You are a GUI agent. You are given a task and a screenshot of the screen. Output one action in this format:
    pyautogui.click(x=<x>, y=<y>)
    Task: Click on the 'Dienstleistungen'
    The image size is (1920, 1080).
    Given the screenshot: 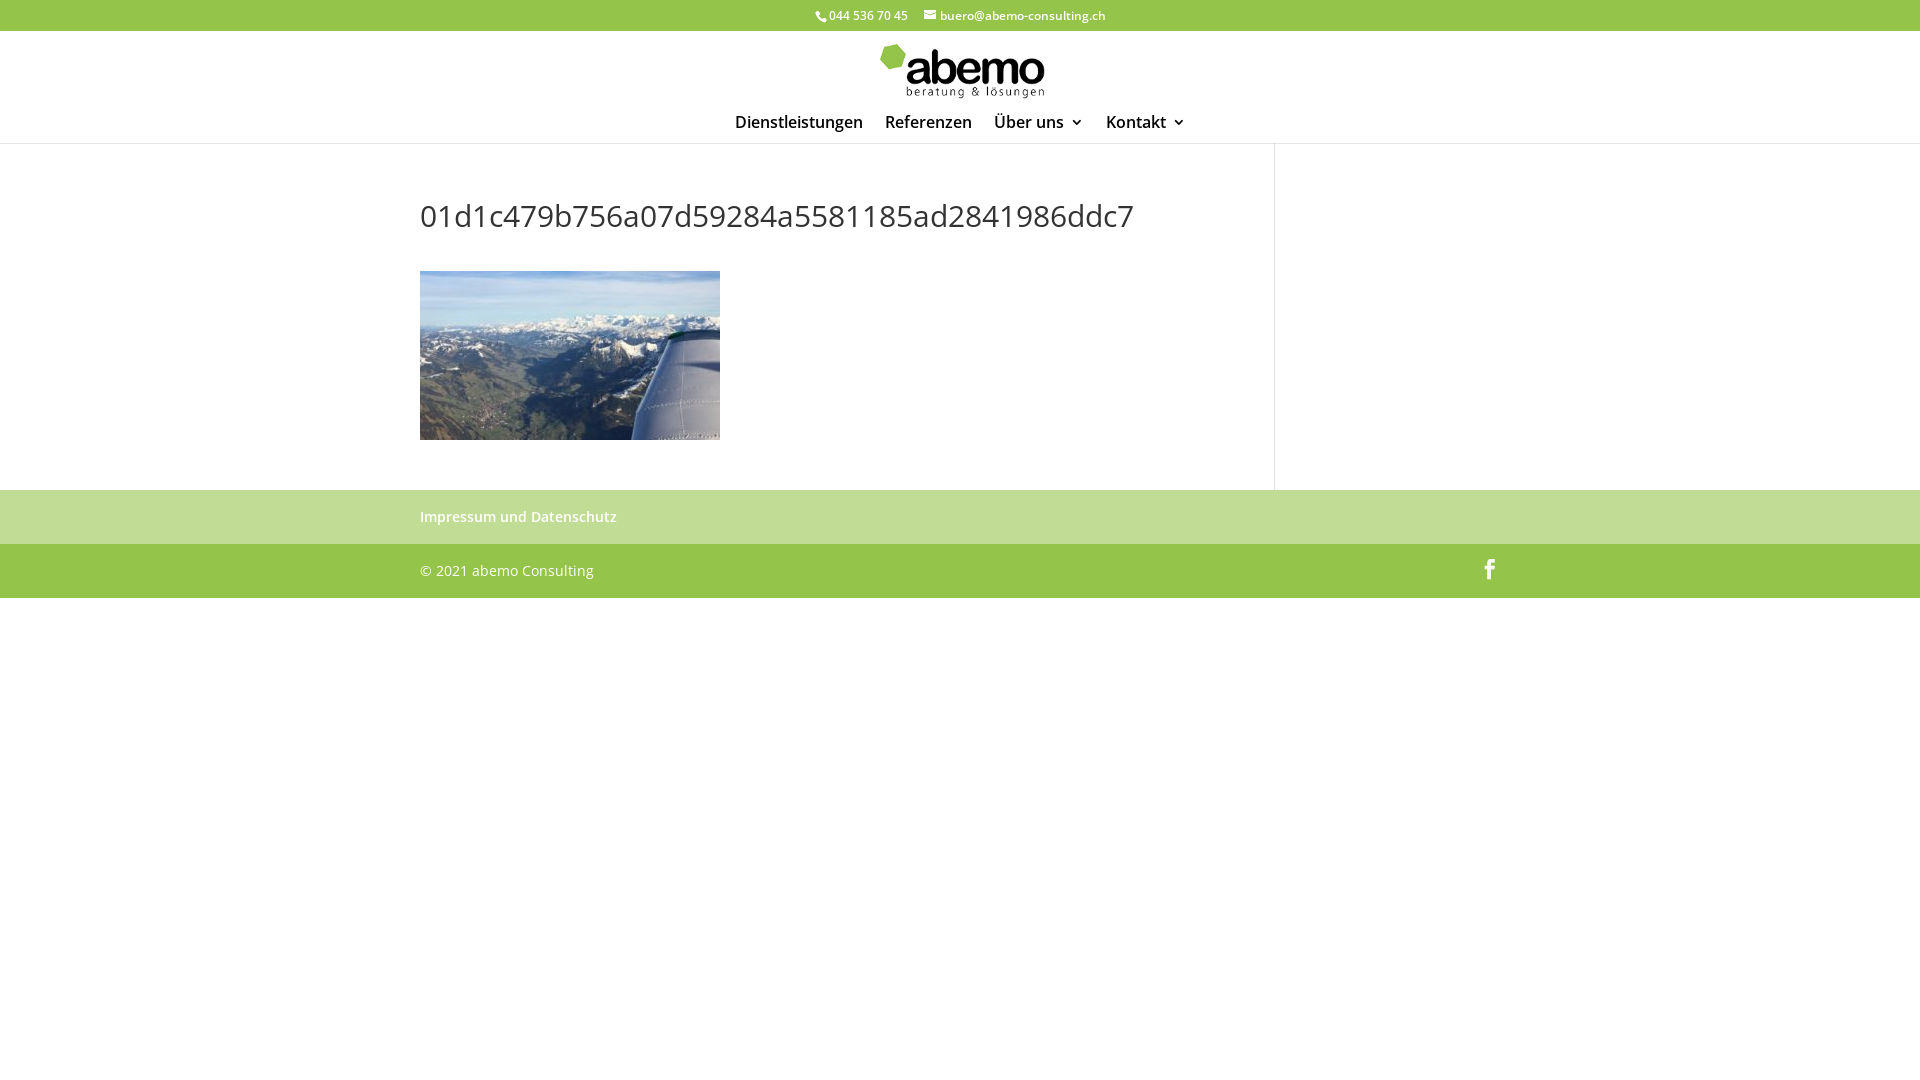 What is the action you would take?
    pyautogui.click(x=733, y=128)
    